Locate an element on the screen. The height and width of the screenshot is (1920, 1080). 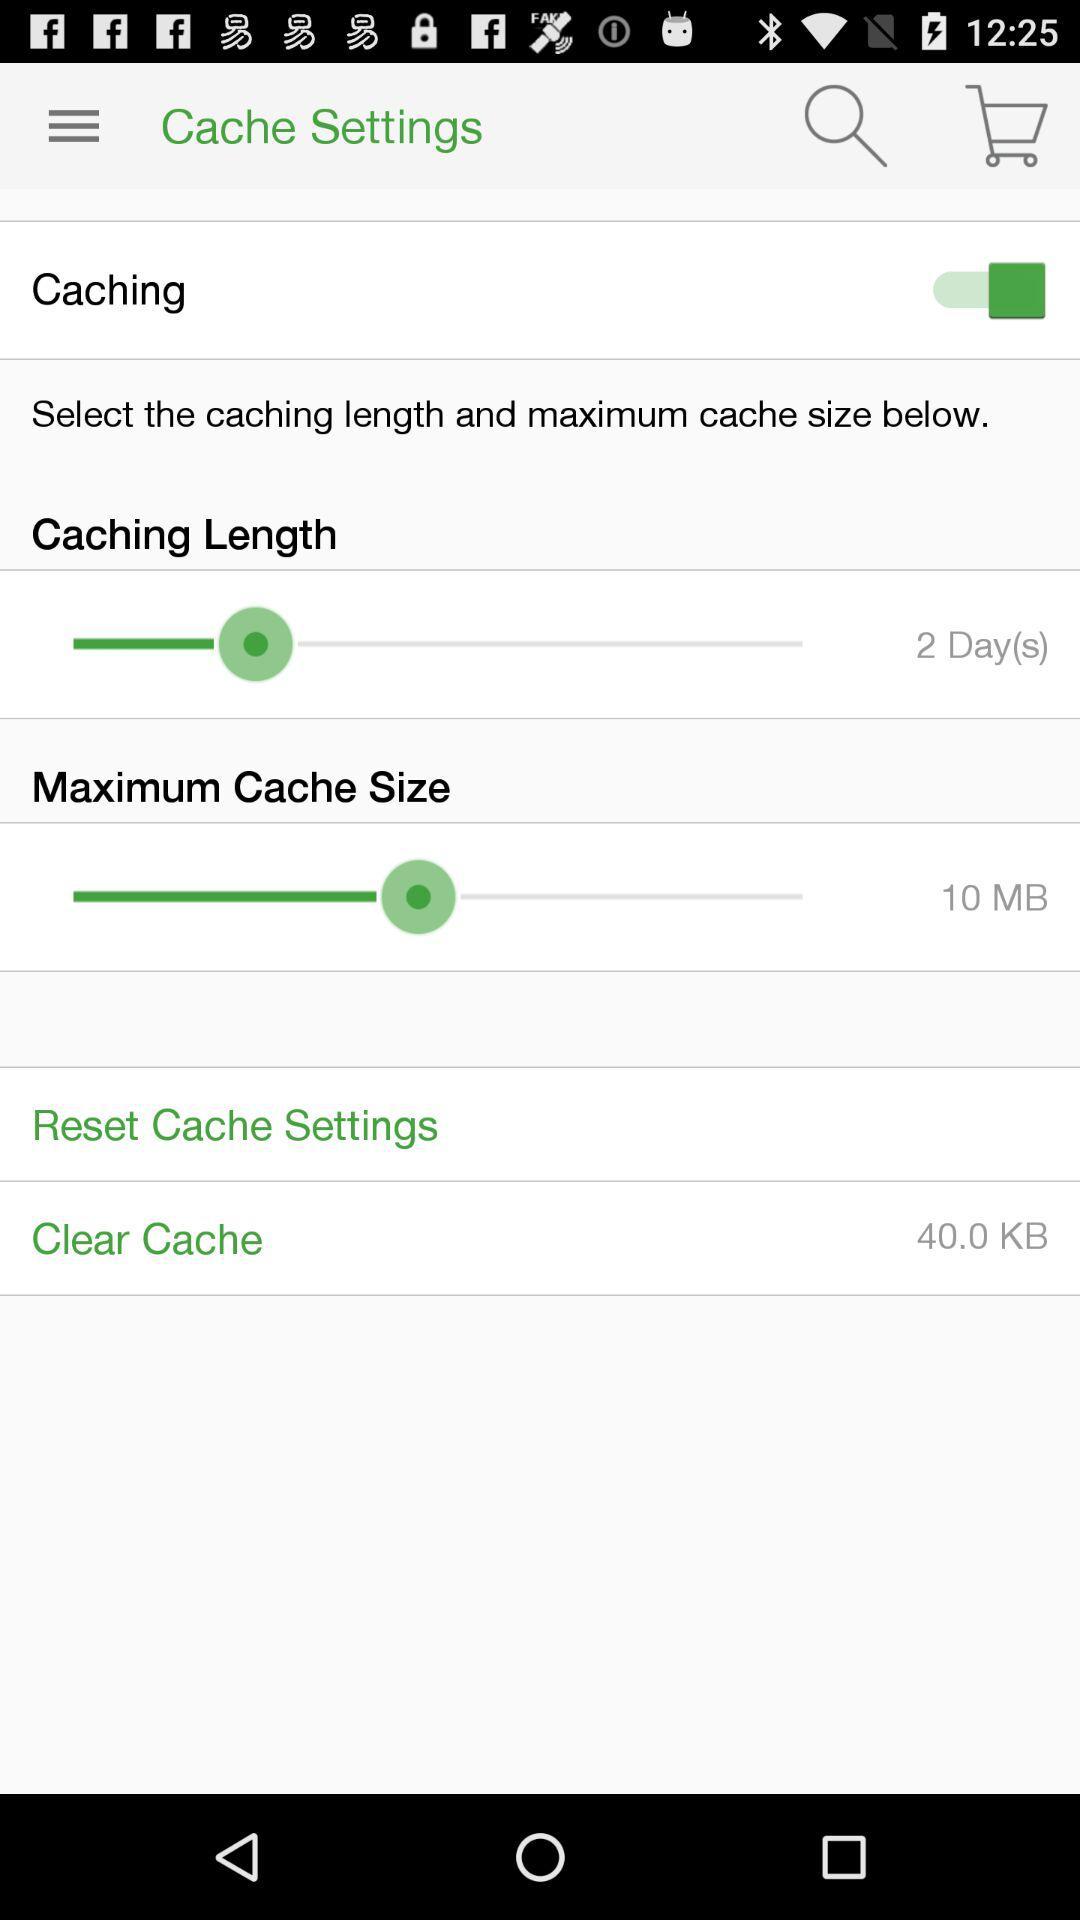
the item to the left of the cache settings item is located at coordinates (72, 124).